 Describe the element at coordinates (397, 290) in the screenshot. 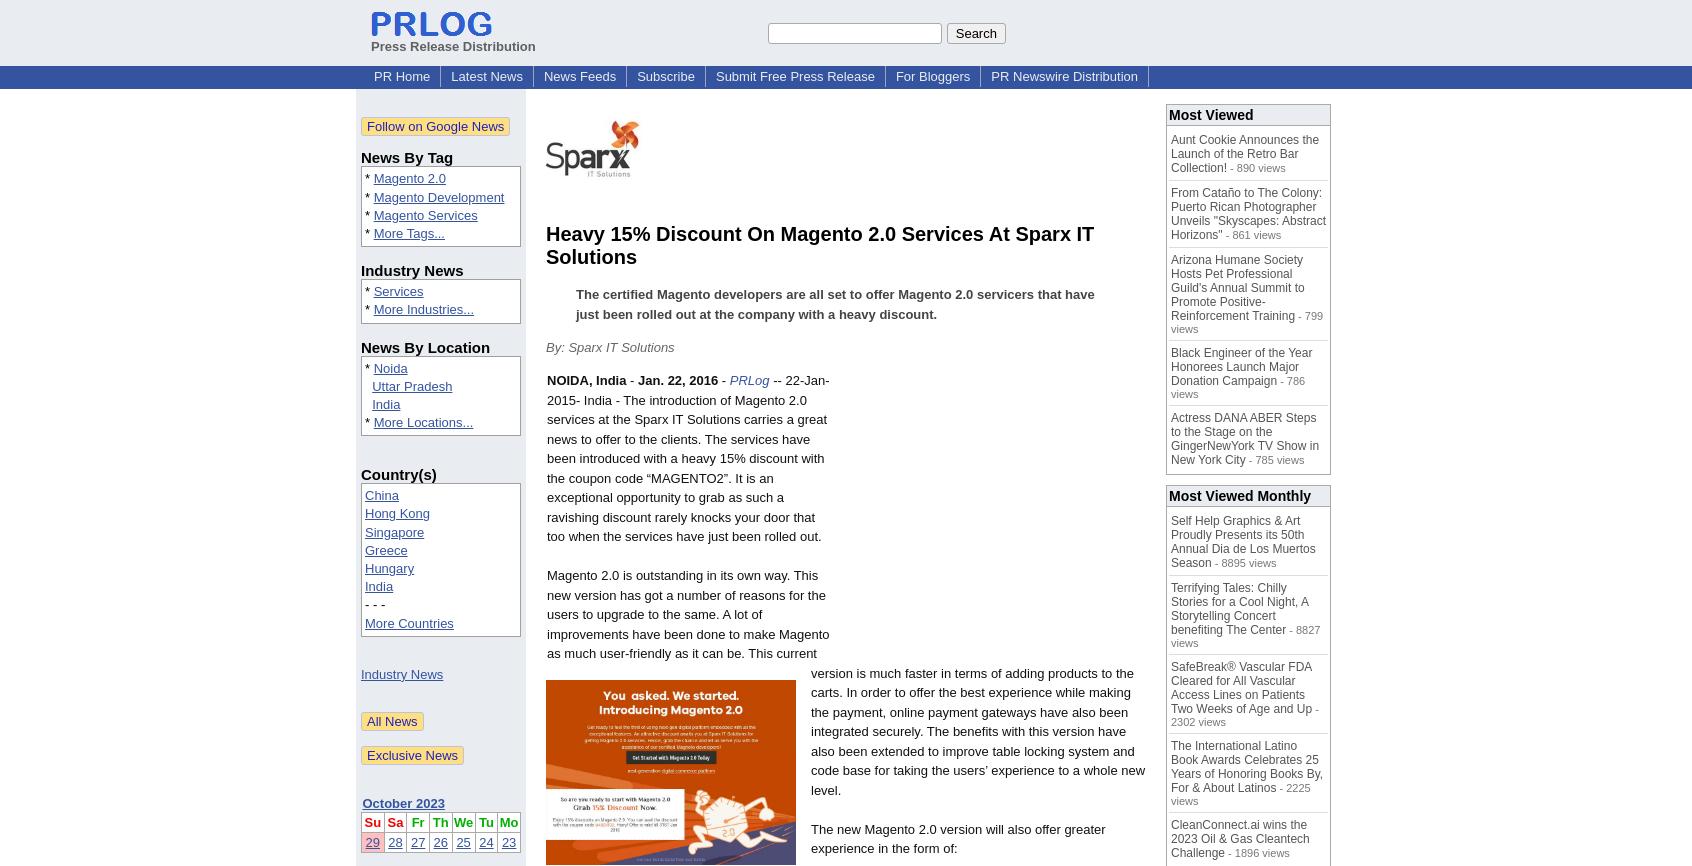

I see `'Services'` at that location.